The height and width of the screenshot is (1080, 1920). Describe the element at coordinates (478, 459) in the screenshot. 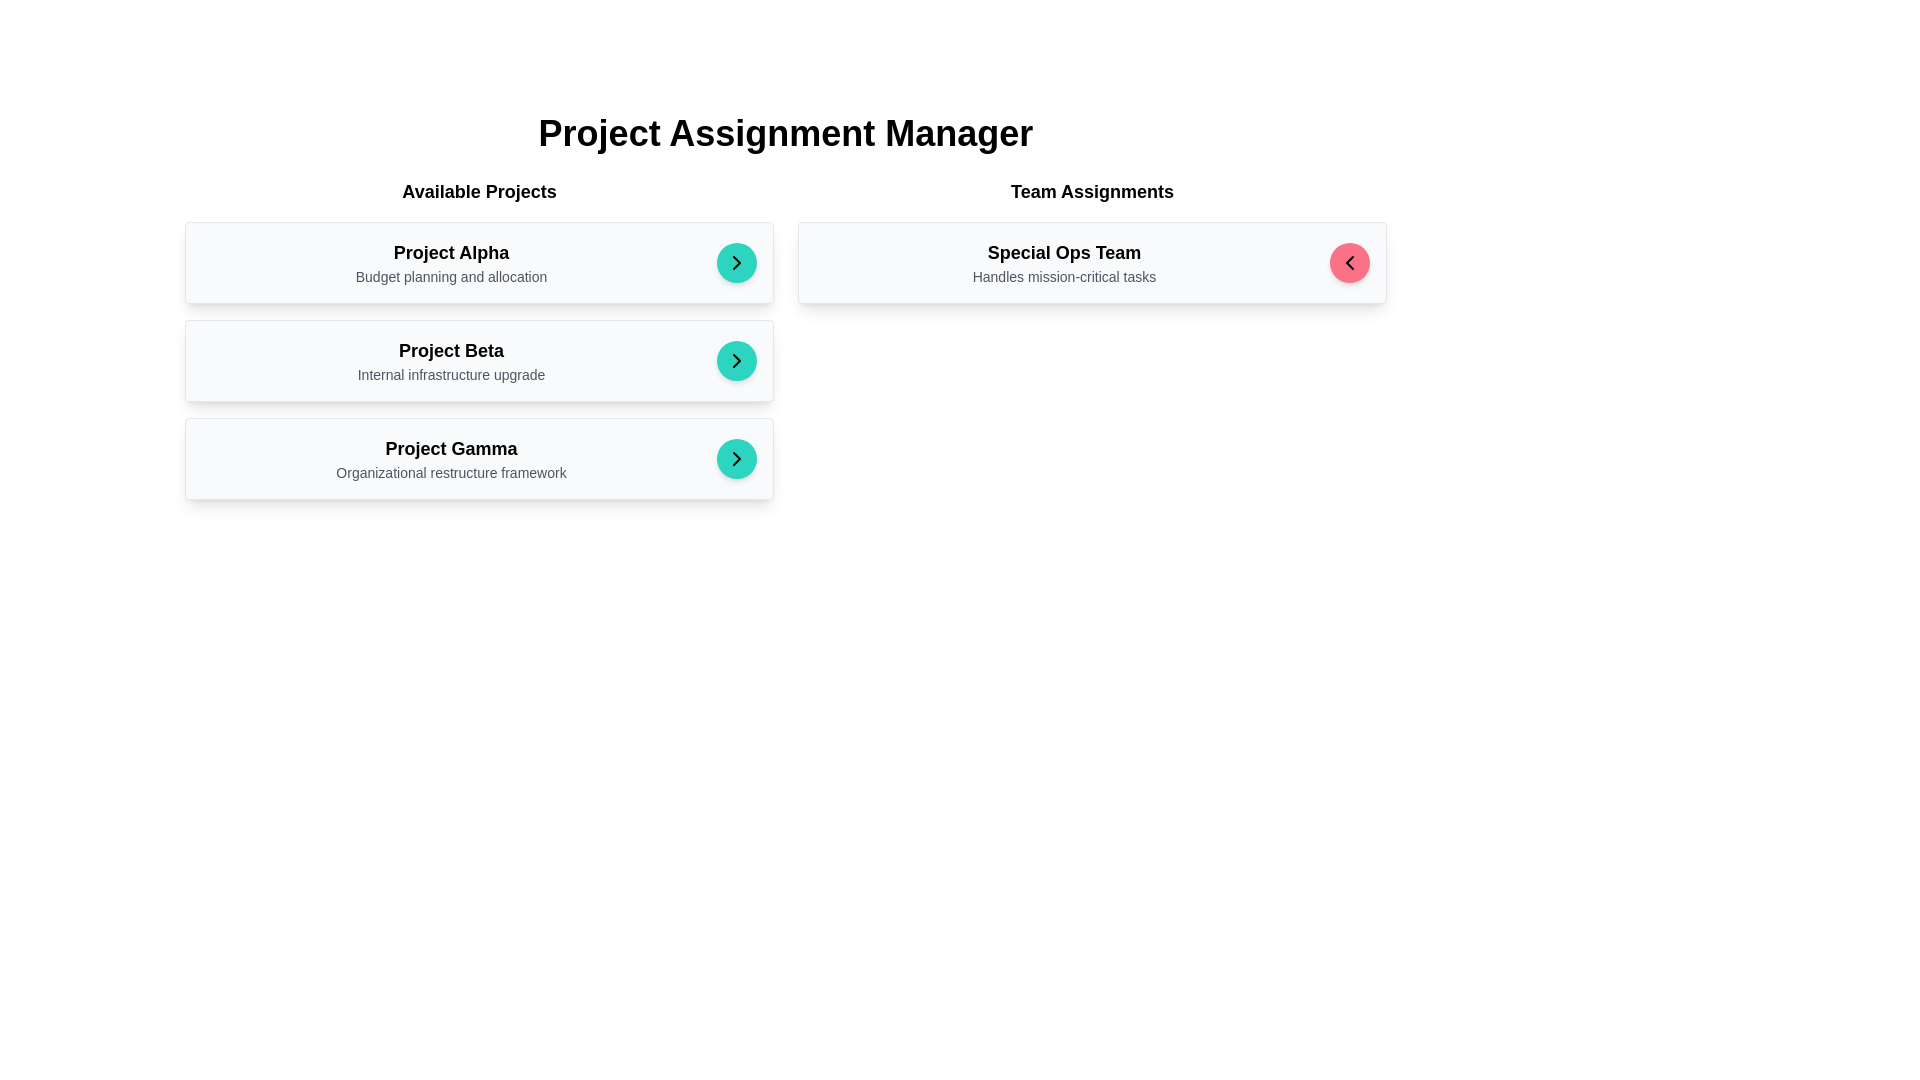

I see `the third card titled 'Project Gamma' in the 'Available Projects' section` at that location.